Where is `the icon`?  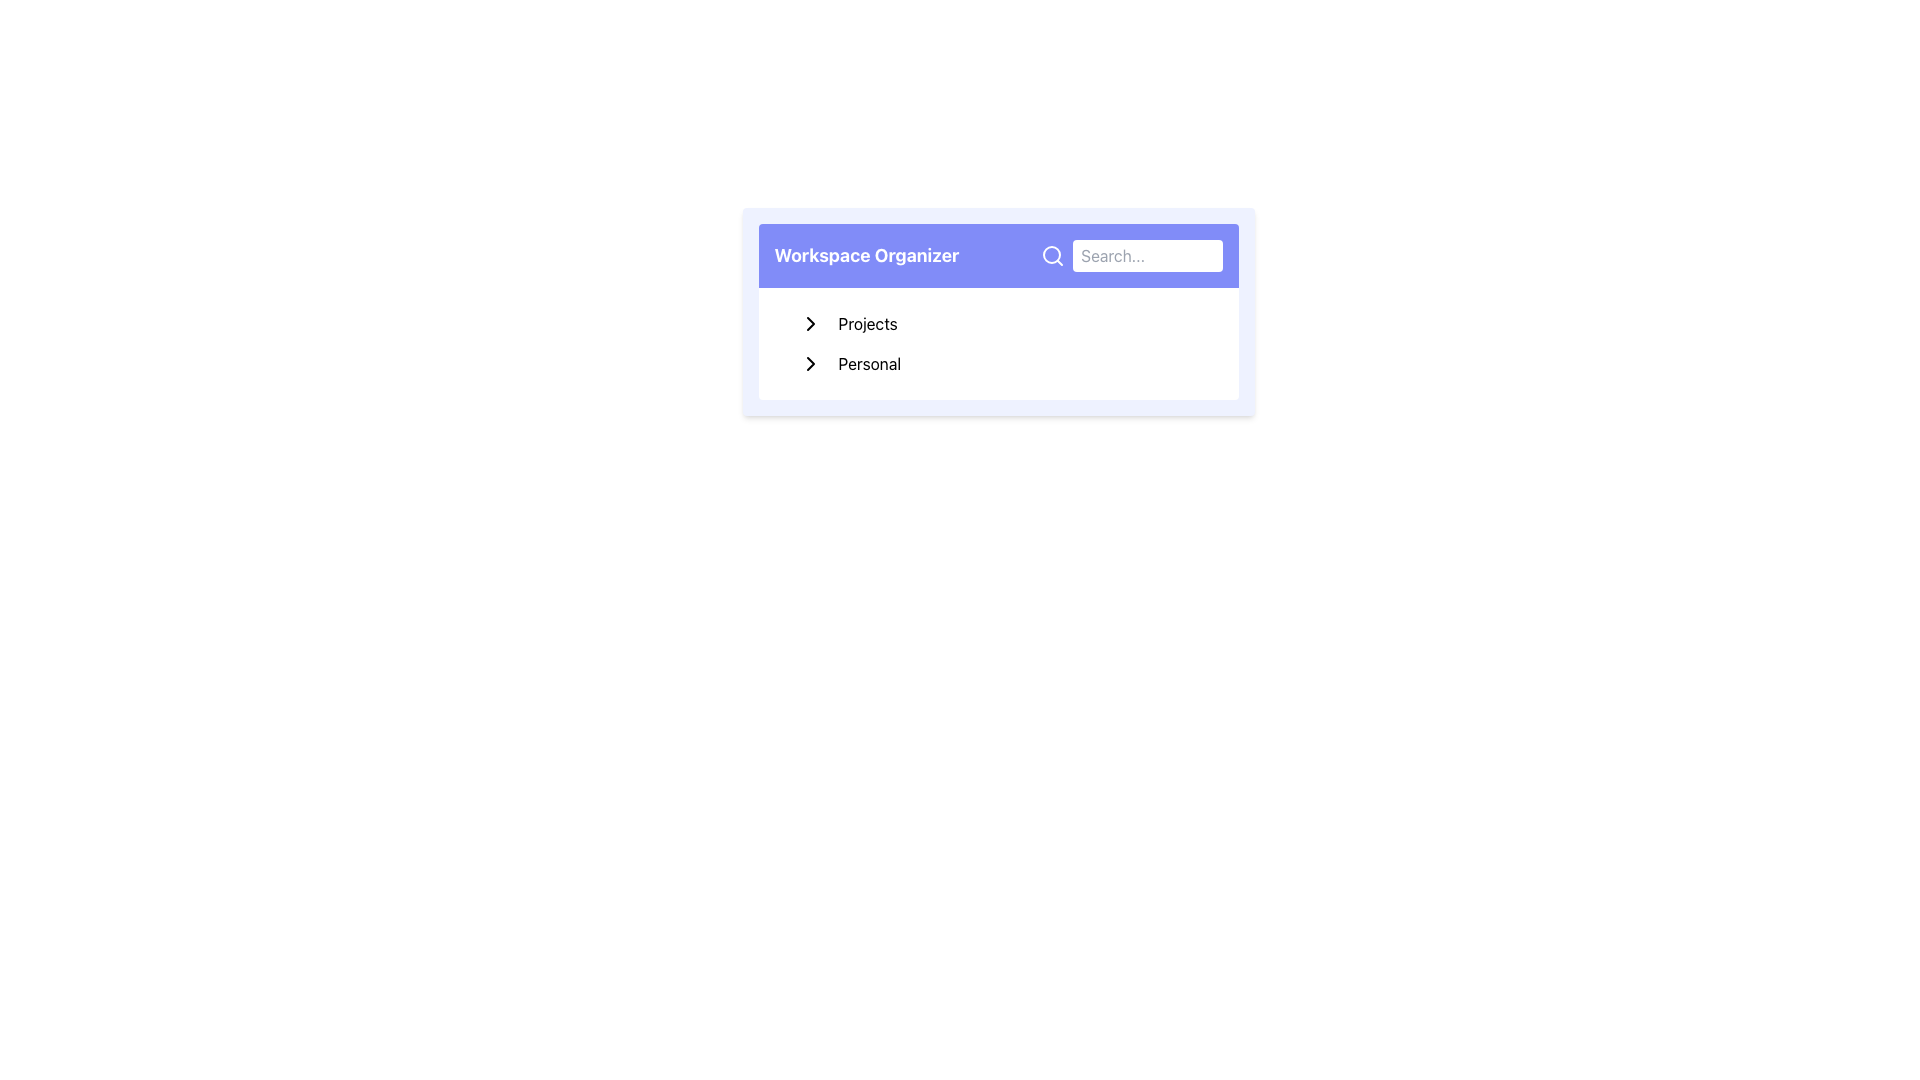 the icon is located at coordinates (810, 363).